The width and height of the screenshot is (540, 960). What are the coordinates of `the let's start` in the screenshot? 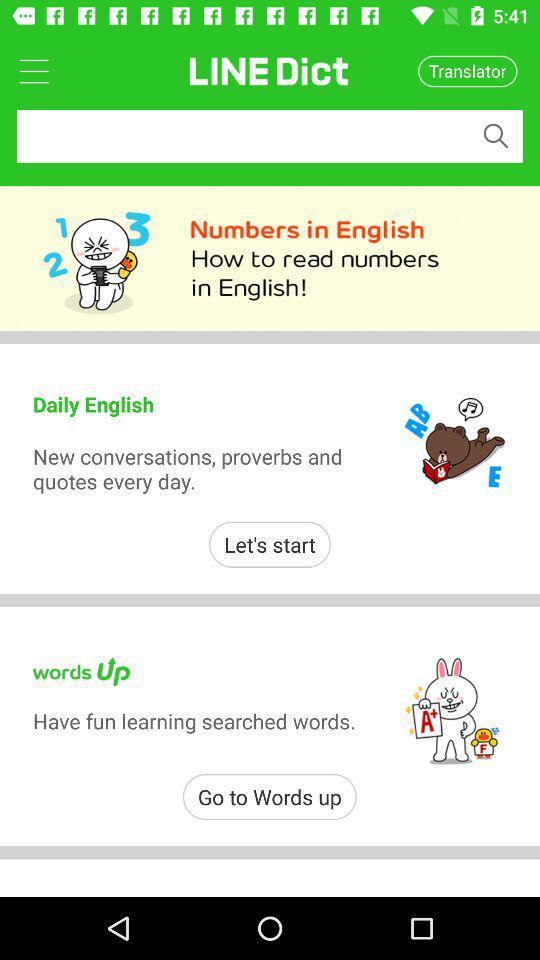 It's located at (270, 544).